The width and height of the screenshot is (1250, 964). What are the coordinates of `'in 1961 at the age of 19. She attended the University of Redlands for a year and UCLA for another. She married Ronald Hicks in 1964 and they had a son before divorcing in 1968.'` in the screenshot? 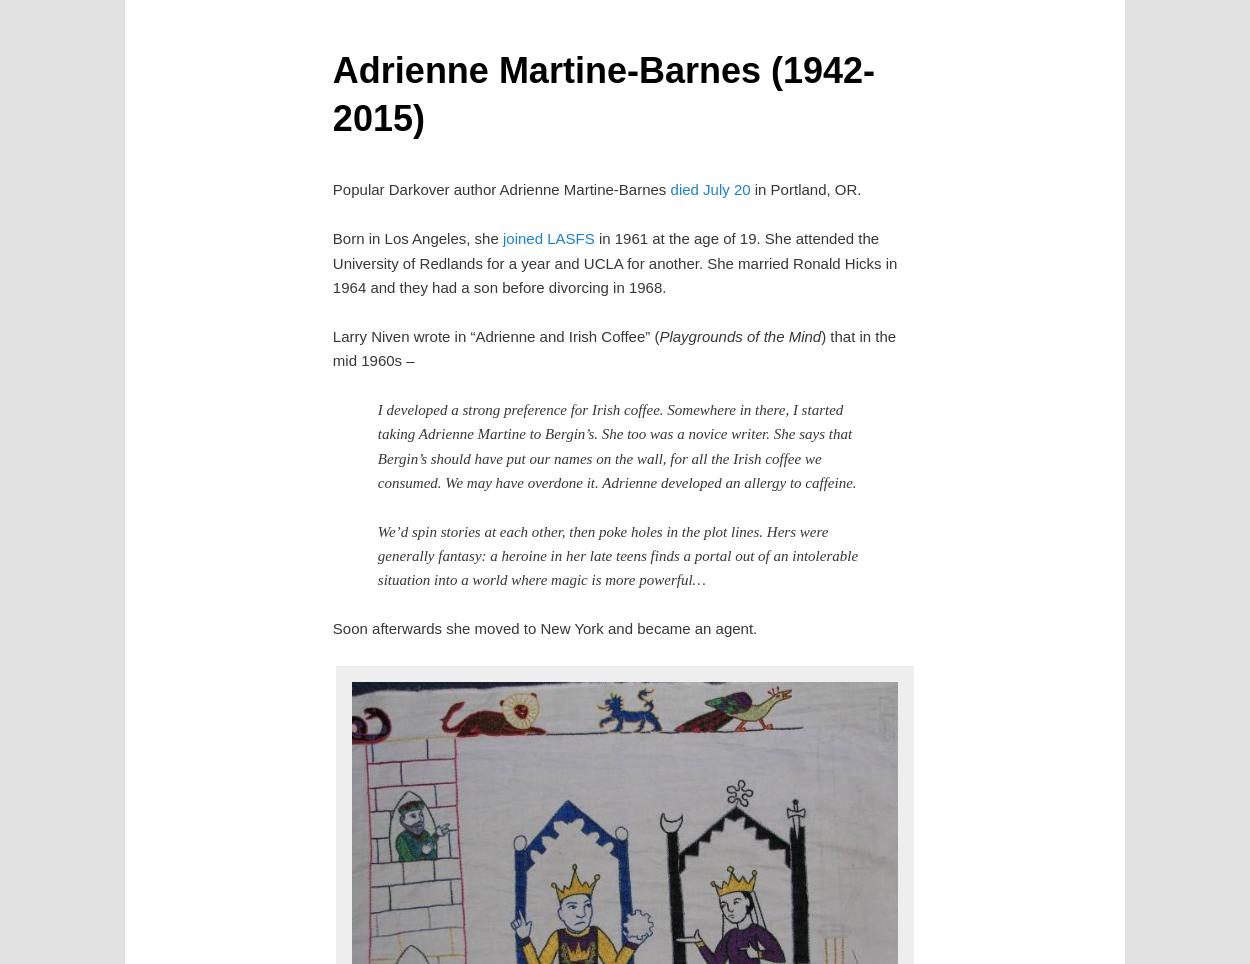 It's located at (613, 261).